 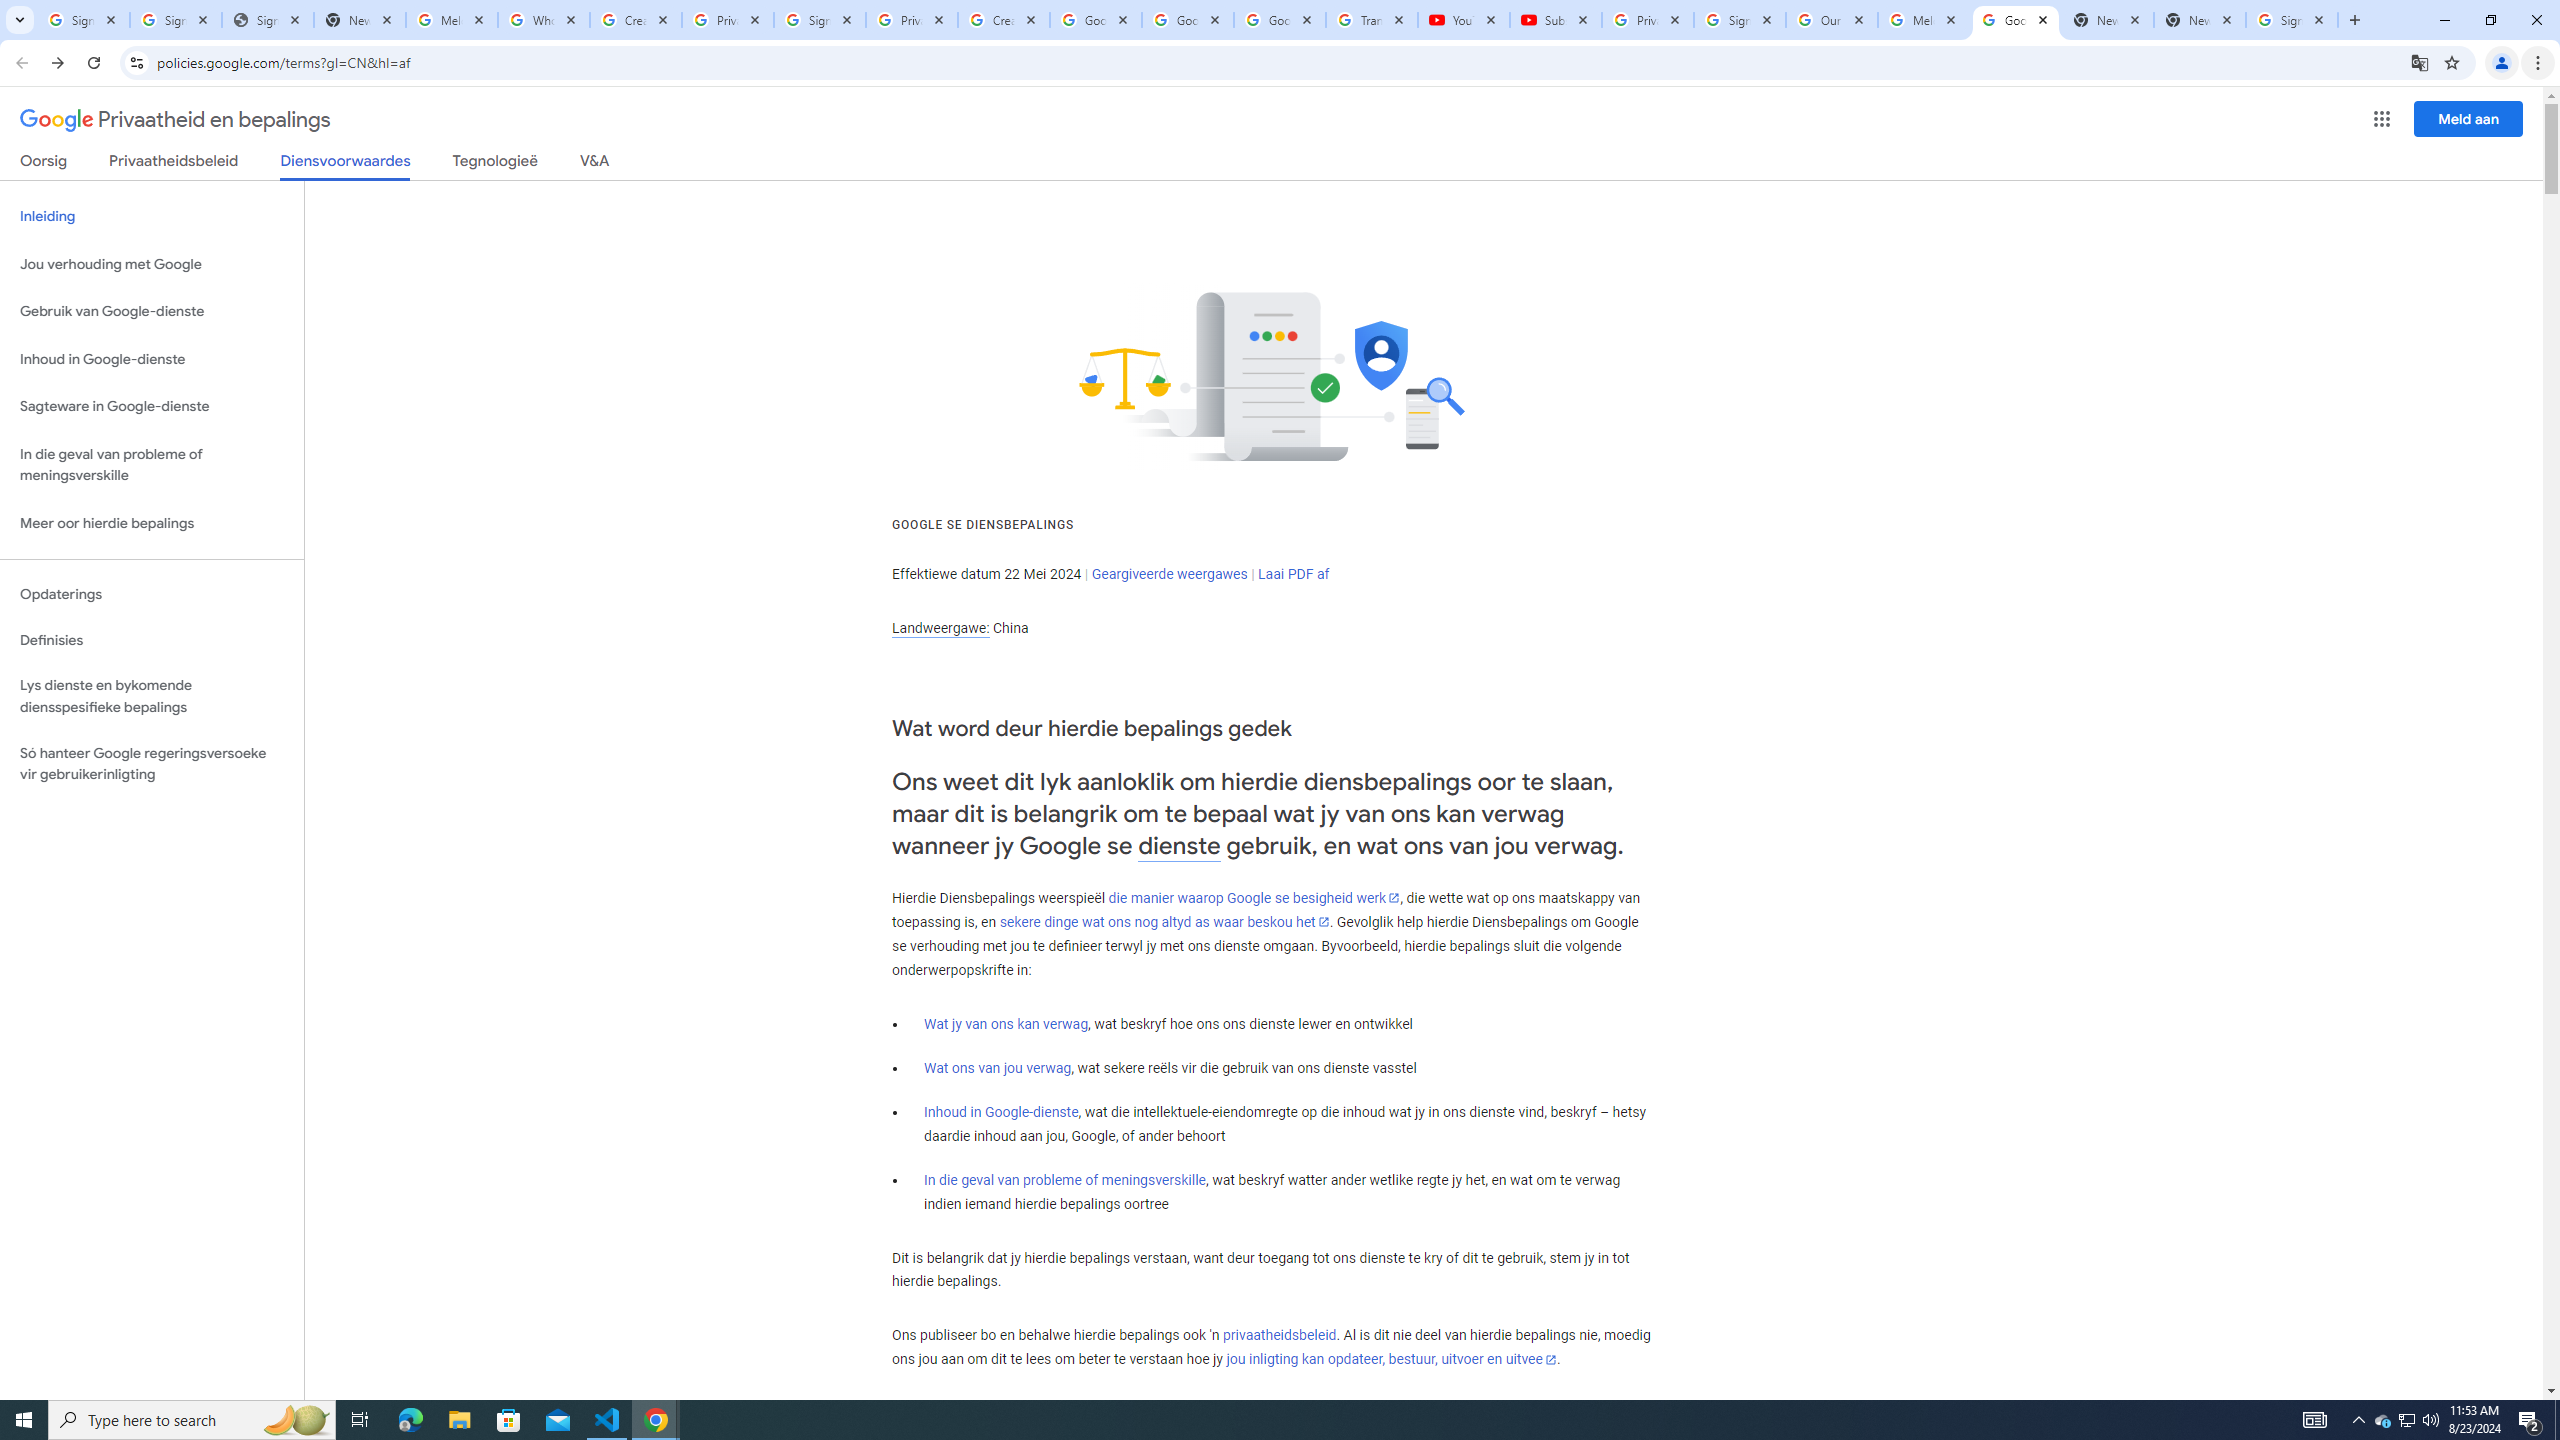 What do you see at coordinates (1163, 922) in the screenshot?
I see `'sekere dinge wat ons nog altyd as waar beskou het'` at bounding box center [1163, 922].